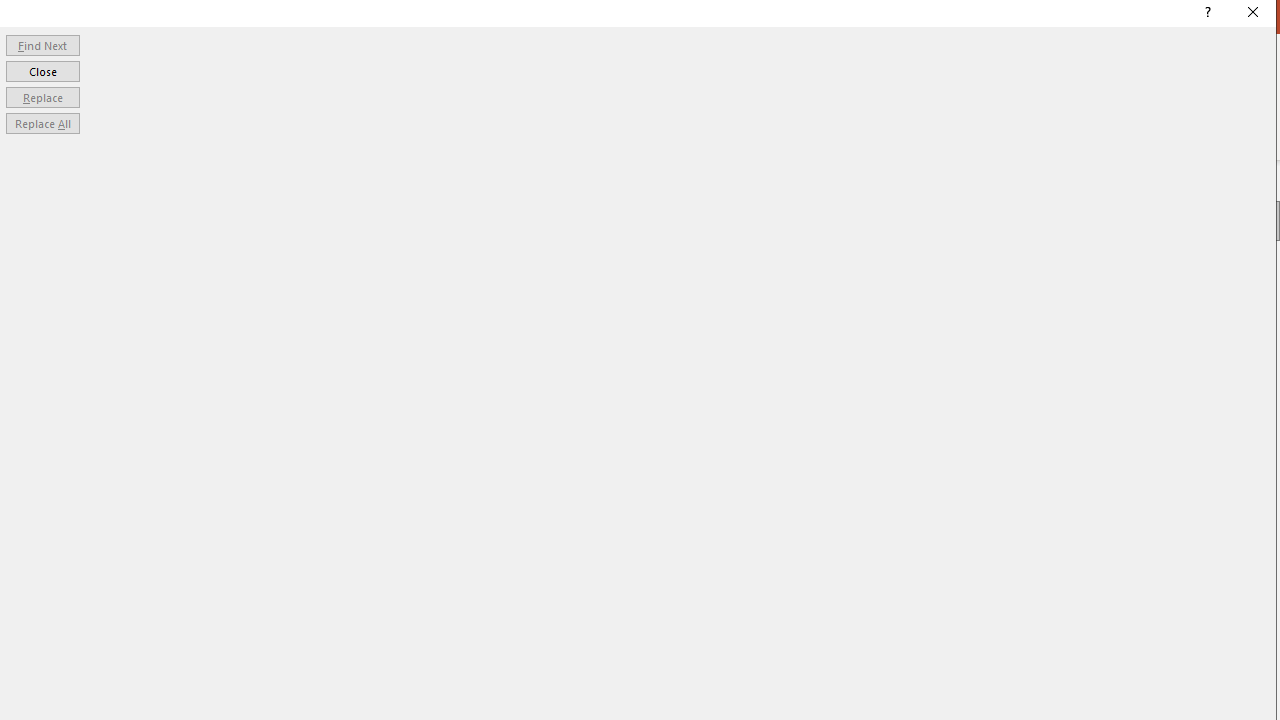 This screenshot has width=1280, height=720. What do you see at coordinates (42, 45) in the screenshot?
I see `'Find Next'` at bounding box center [42, 45].